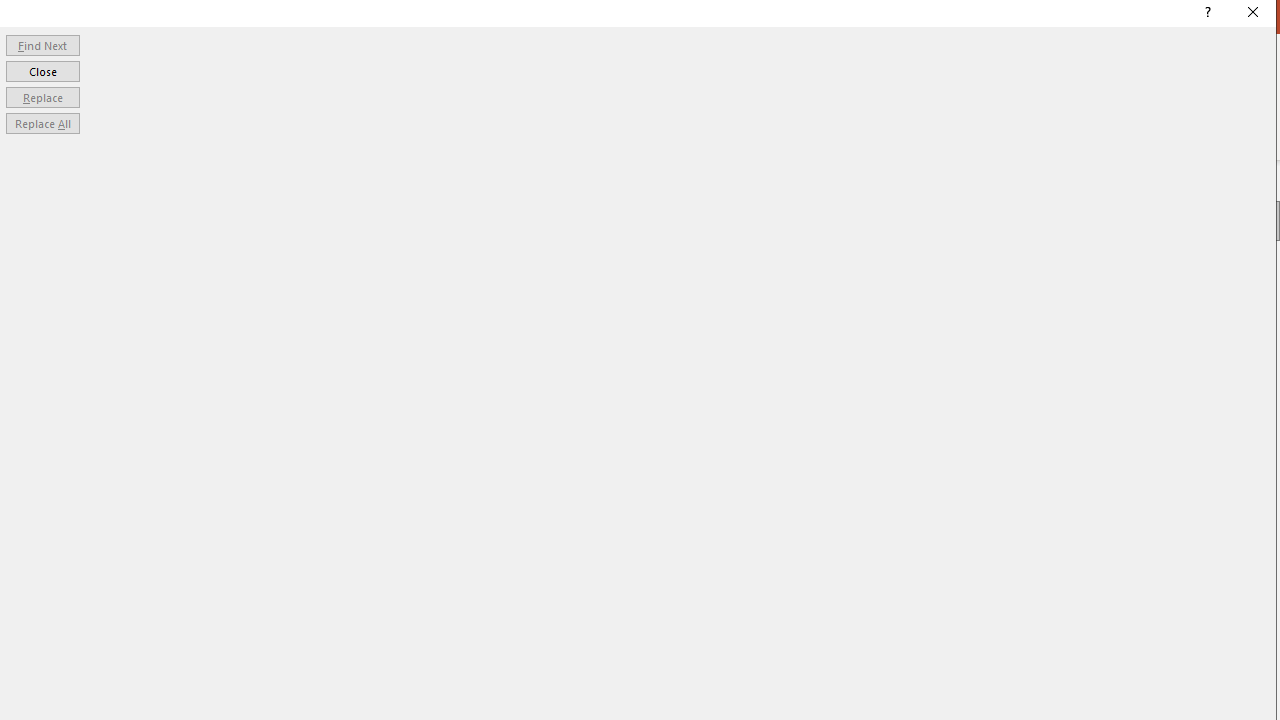 This screenshot has width=1280, height=720. What do you see at coordinates (42, 45) in the screenshot?
I see `'Find Next'` at bounding box center [42, 45].